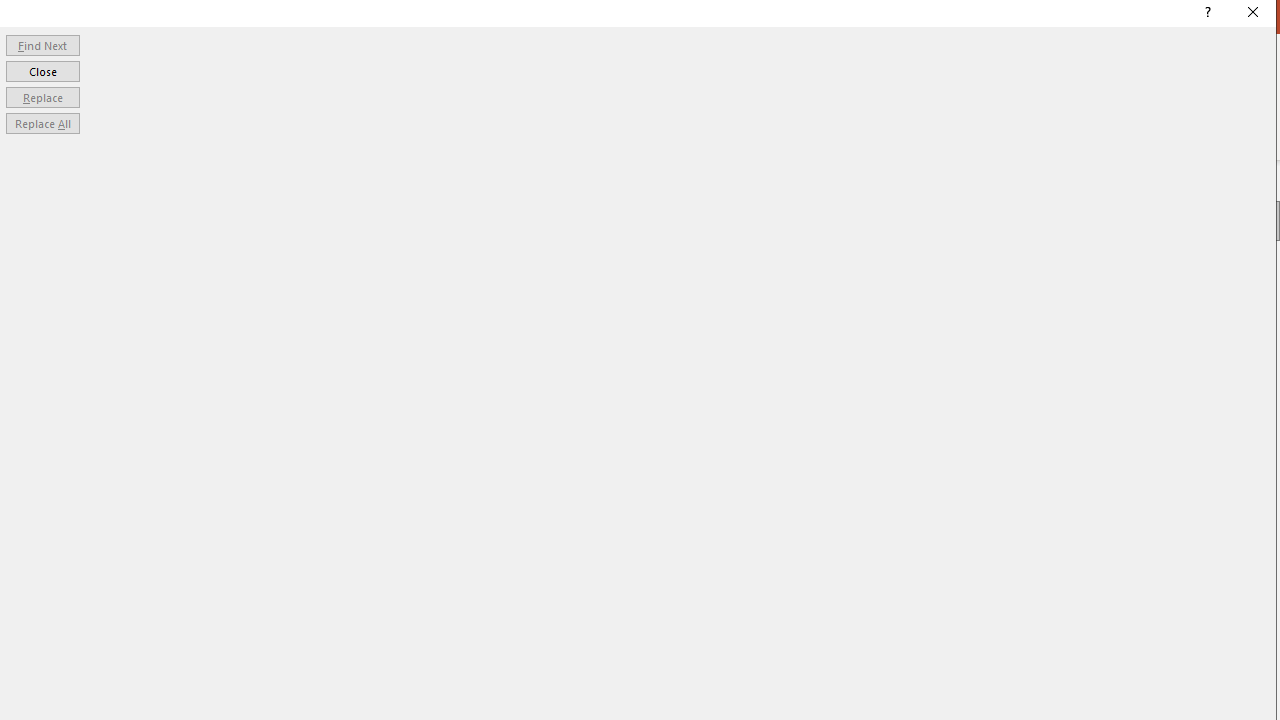 This screenshot has width=1280, height=720. What do you see at coordinates (42, 45) in the screenshot?
I see `'Find Next'` at bounding box center [42, 45].